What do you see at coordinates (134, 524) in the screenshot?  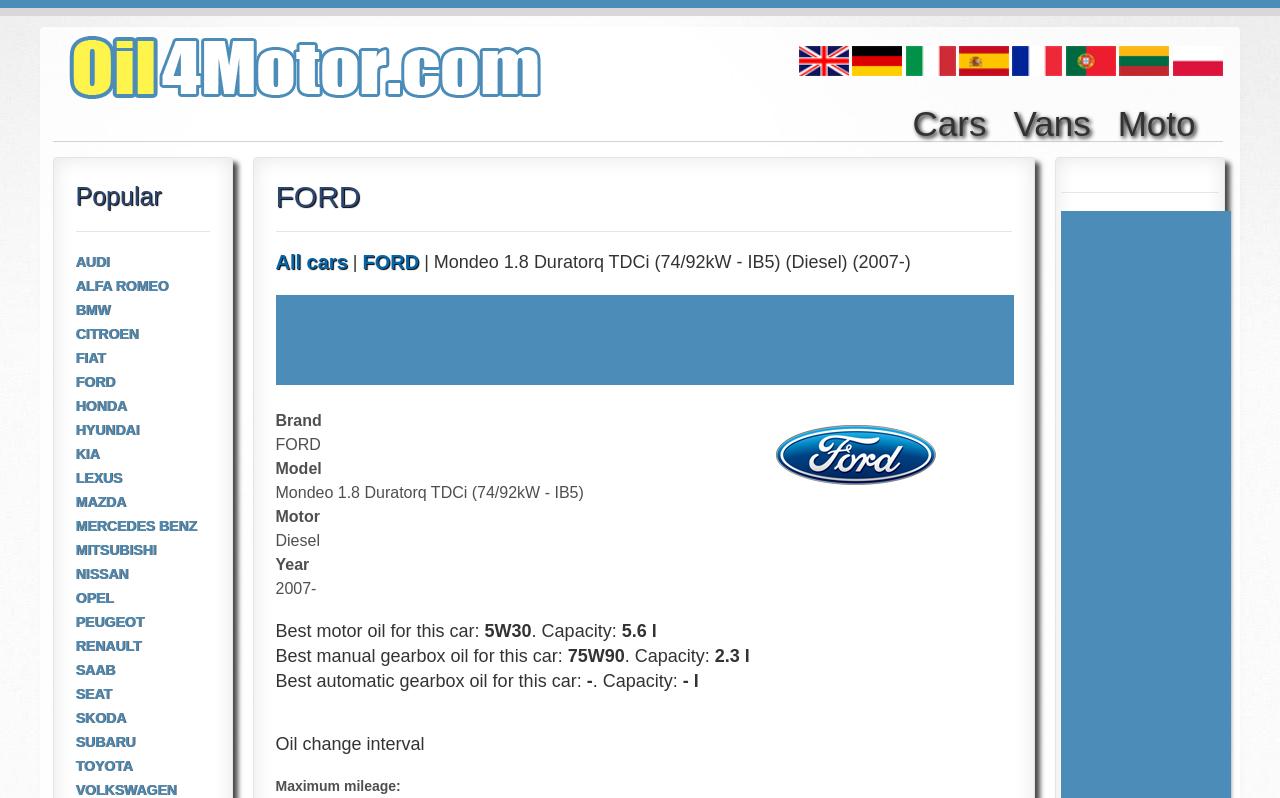 I see `'MERCEDES BENZ'` at bounding box center [134, 524].